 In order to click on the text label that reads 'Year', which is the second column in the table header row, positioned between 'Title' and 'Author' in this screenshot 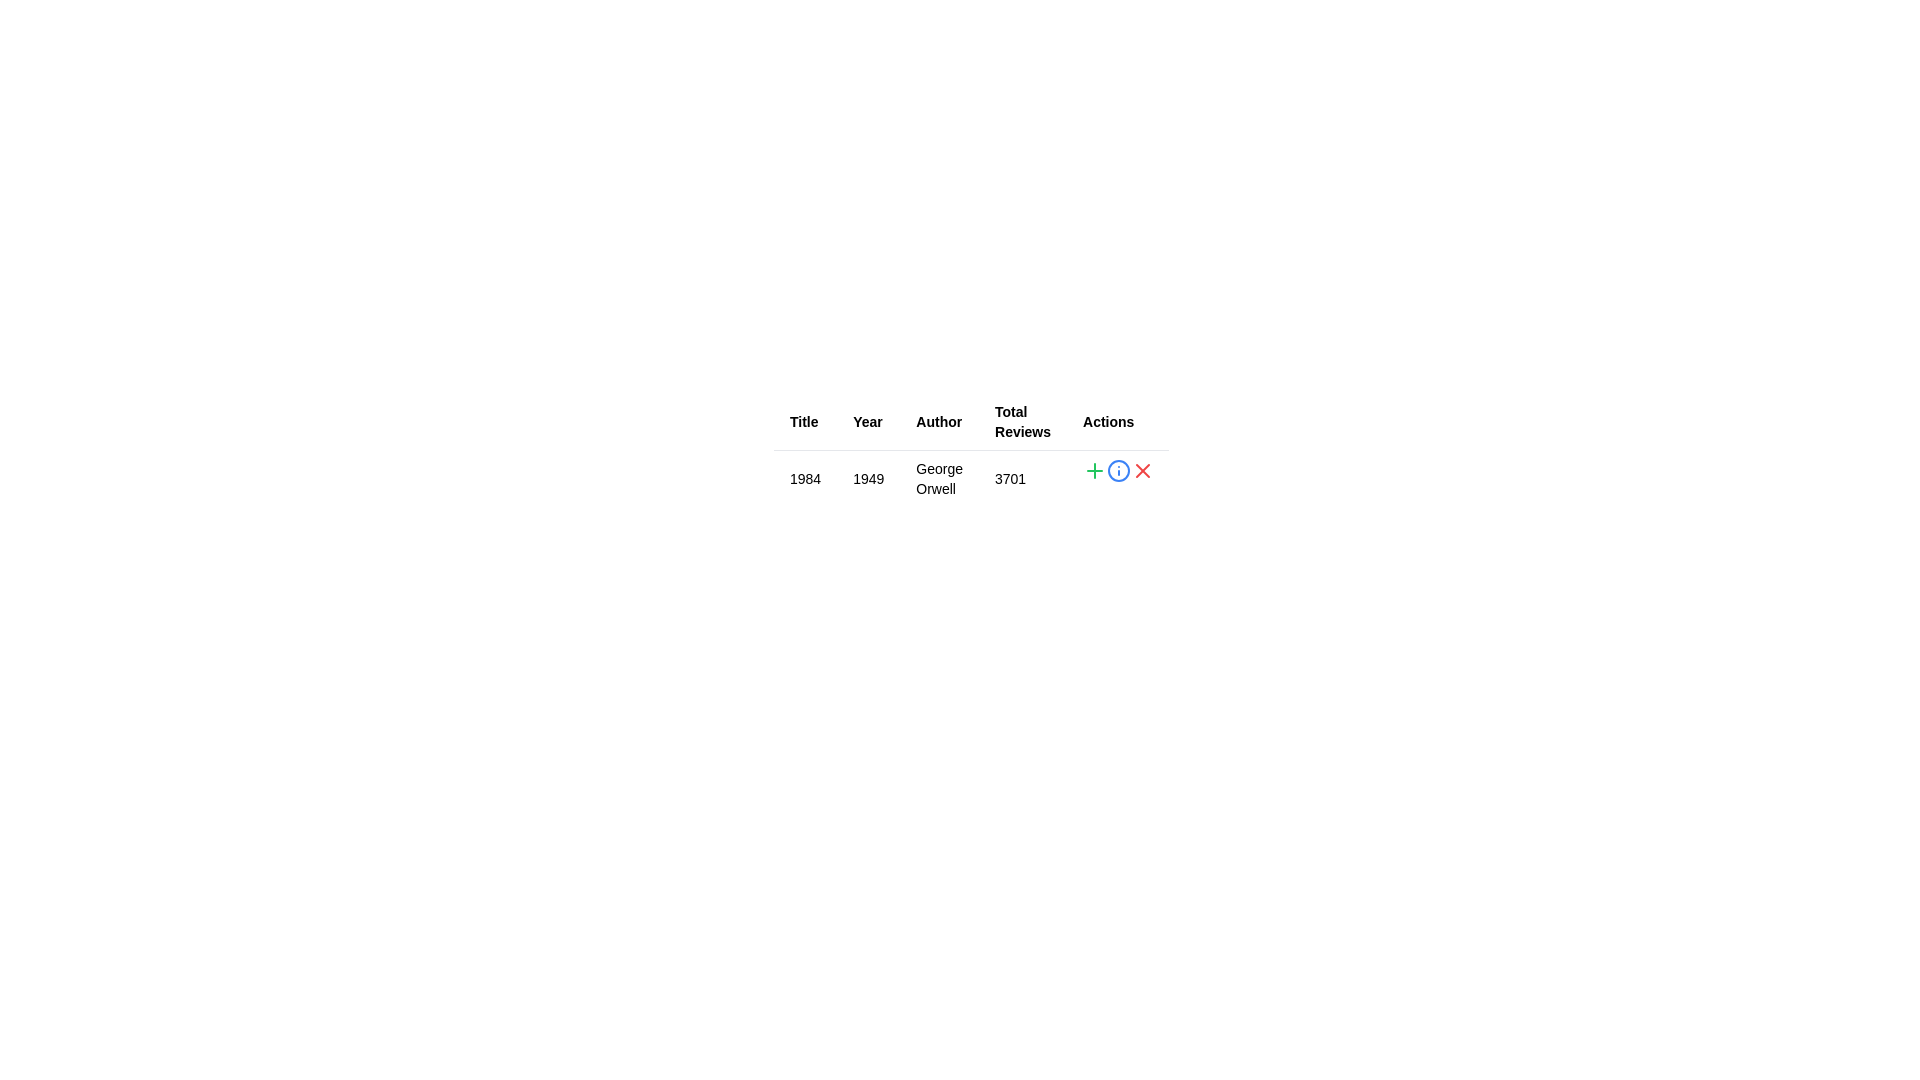, I will do `click(868, 421)`.